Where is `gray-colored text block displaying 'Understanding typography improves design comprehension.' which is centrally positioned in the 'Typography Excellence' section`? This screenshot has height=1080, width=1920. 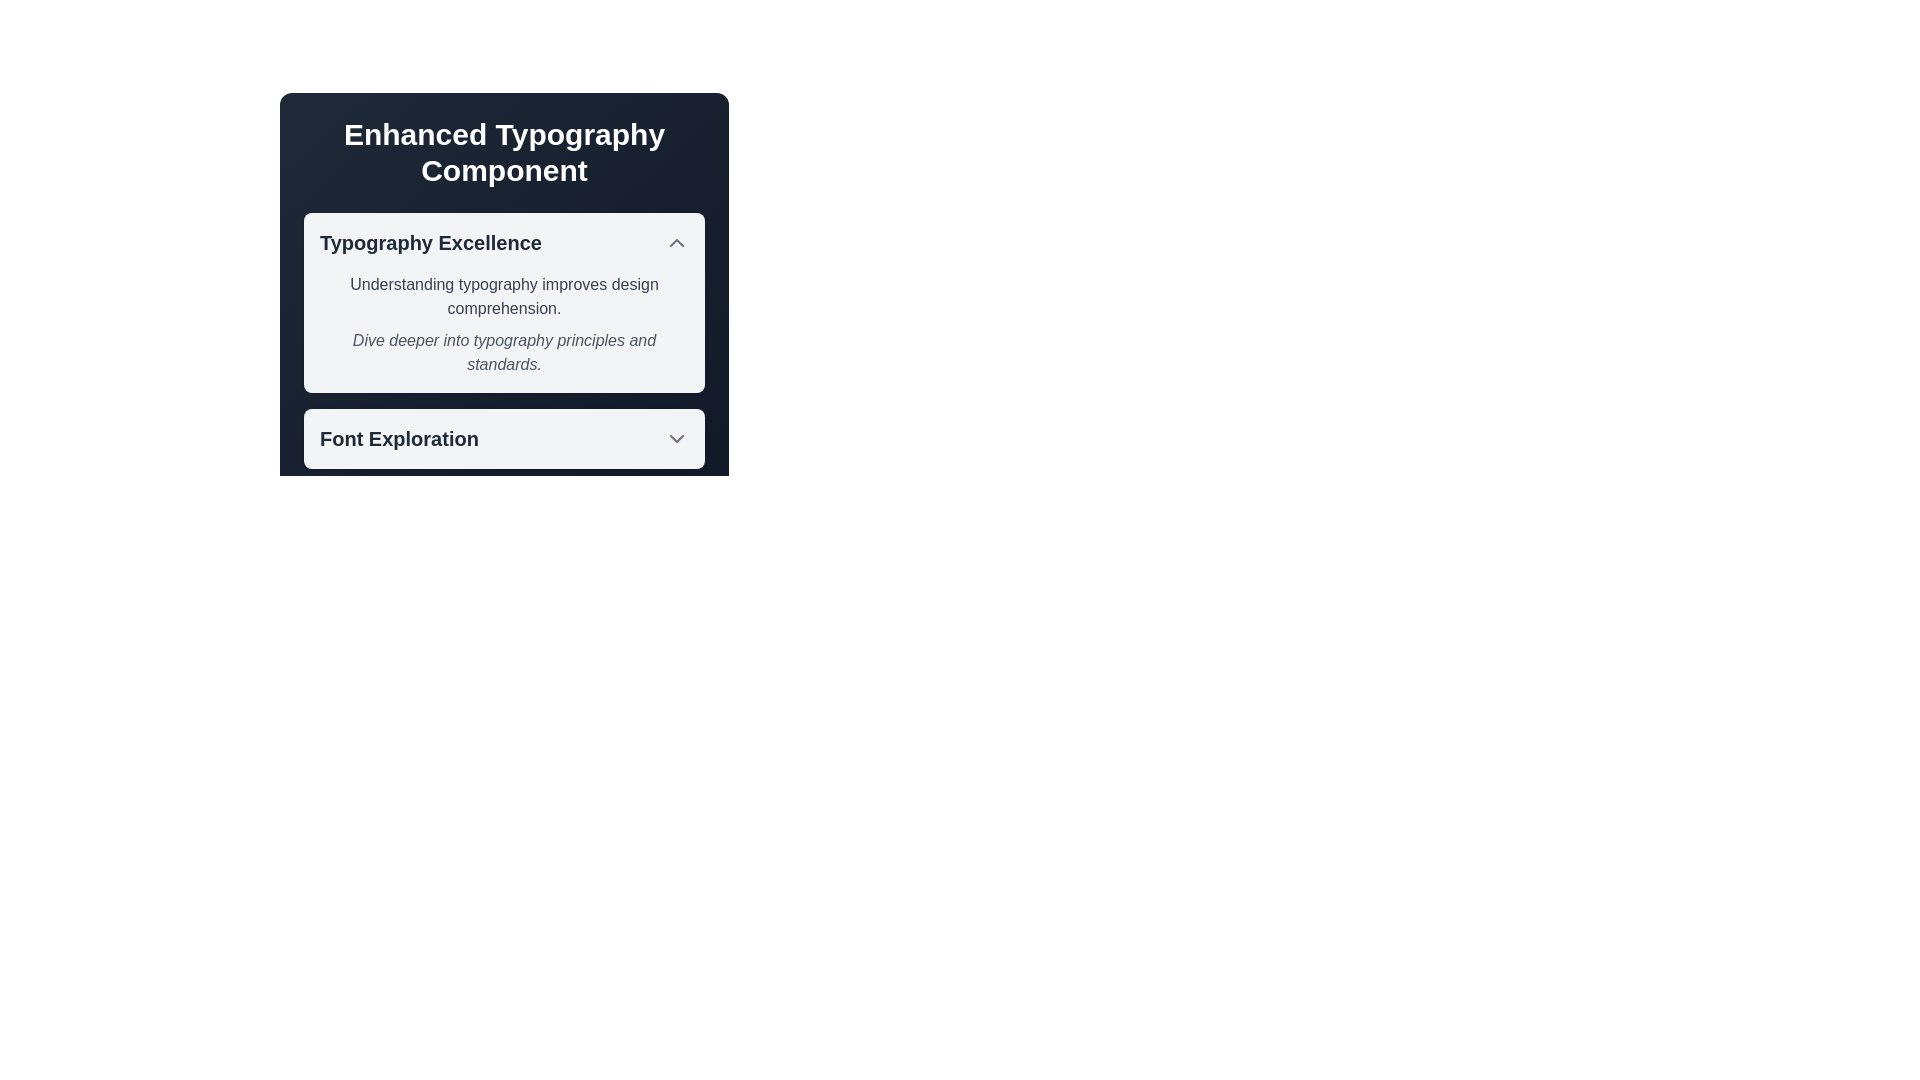 gray-colored text block displaying 'Understanding typography improves design comprehension.' which is centrally positioned in the 'Typography Excellence' section is located at coordinates (504, 297).